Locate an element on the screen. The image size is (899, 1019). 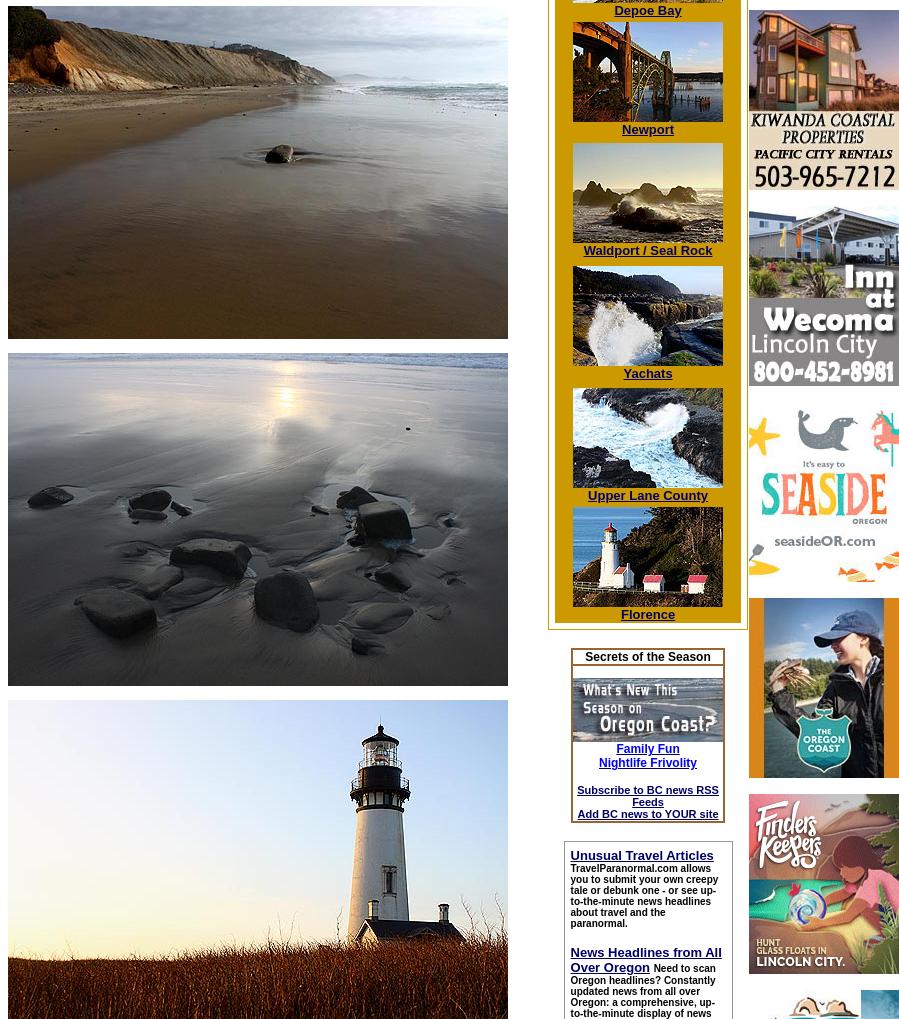
'Add BC news to YOUR site' is located at coordinates (646, 812).